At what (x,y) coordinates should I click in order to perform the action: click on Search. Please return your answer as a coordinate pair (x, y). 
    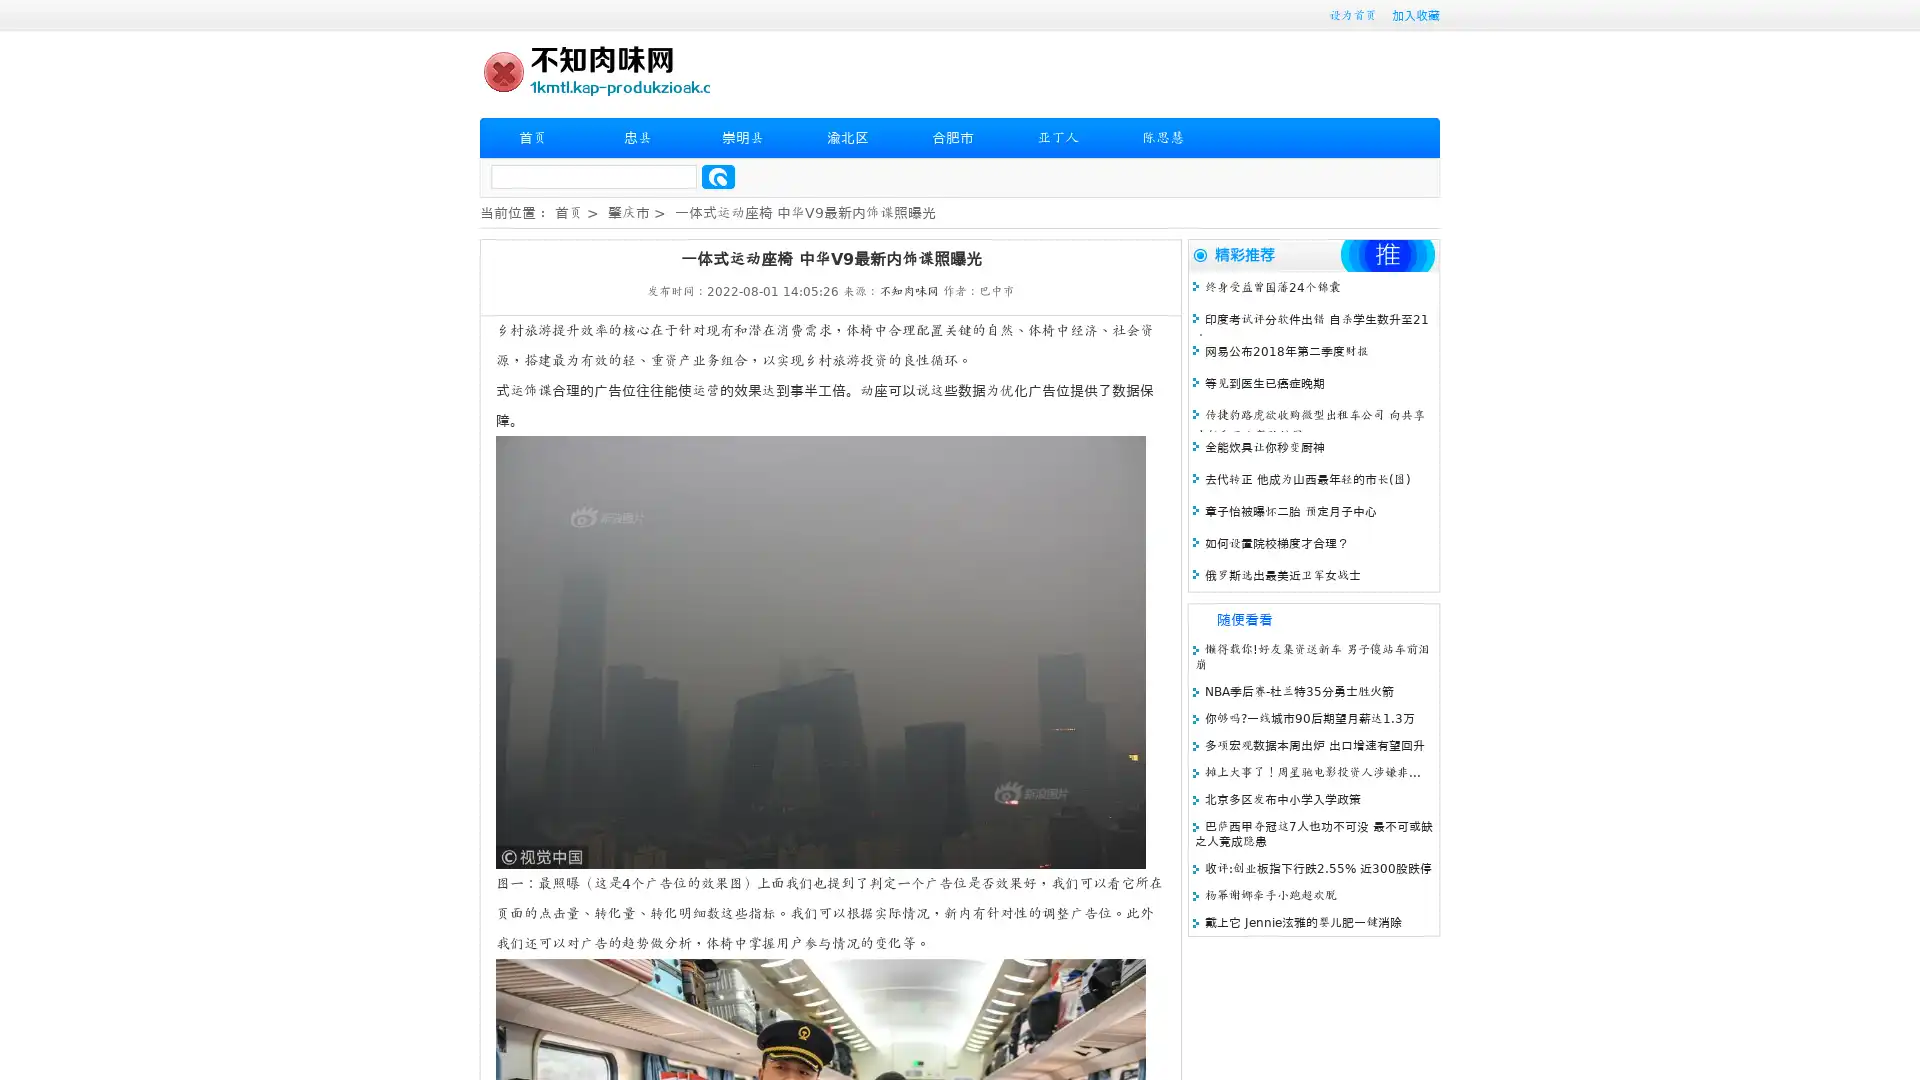
    Looking at the image, I should click on (718, 176).